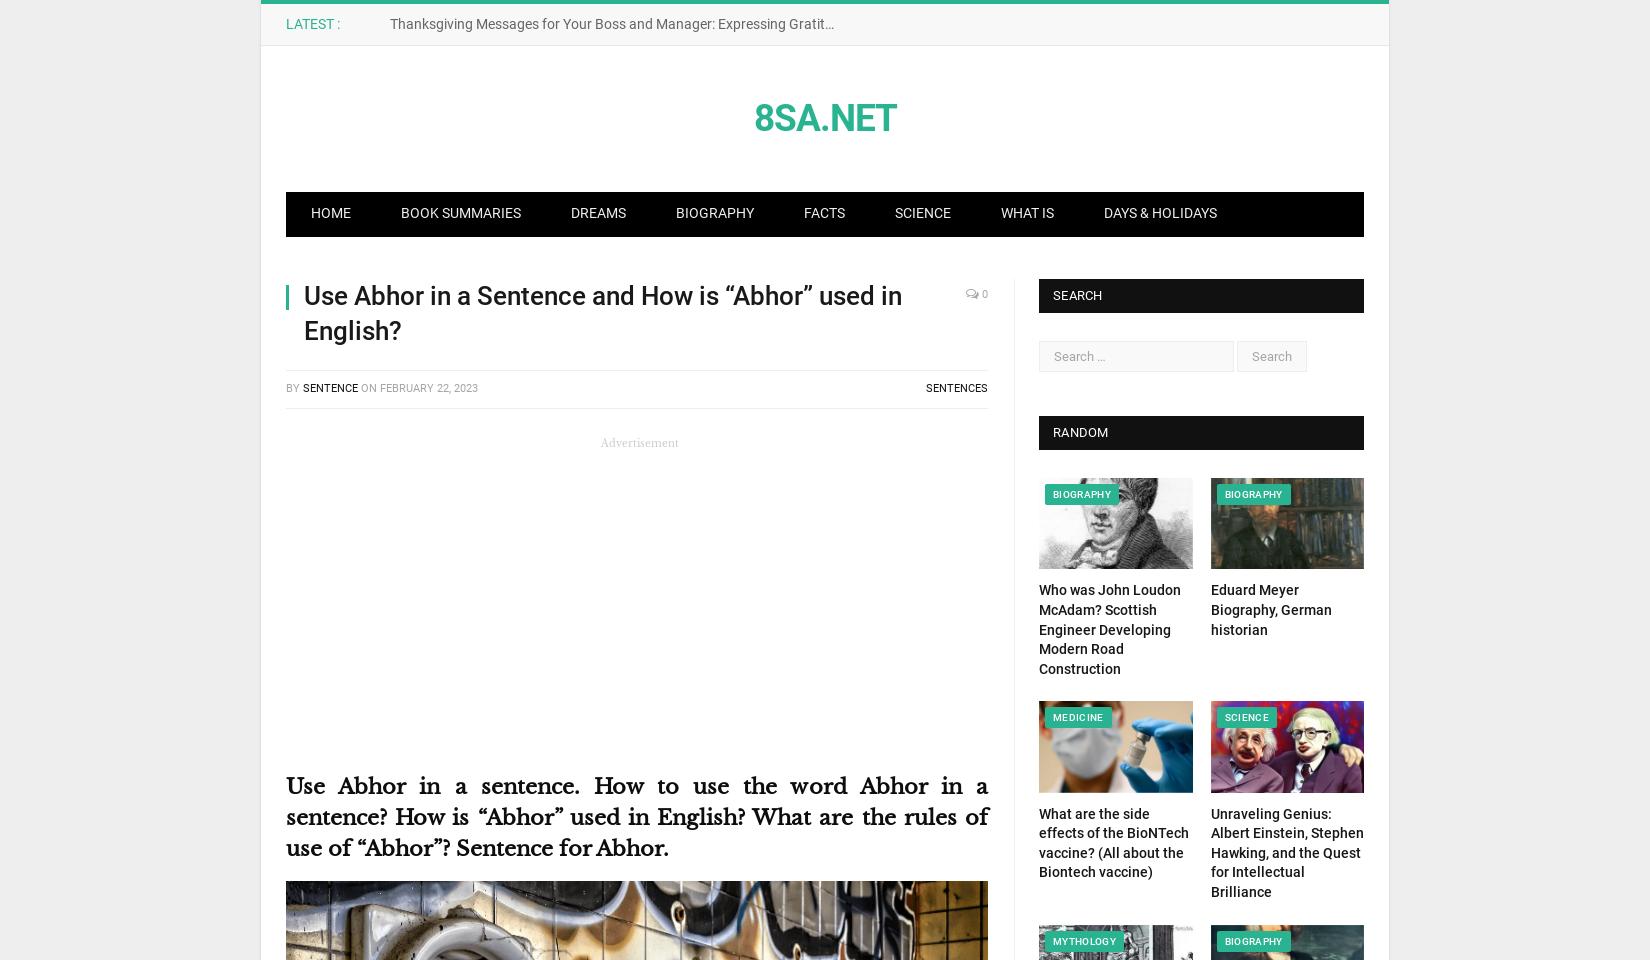 Image resolution: width=1650 pixels, height=960 pixels. What do you see at coordinates (330, 387) in the screenshot?
I see `'sentence'` at bounding box center [330, 387].